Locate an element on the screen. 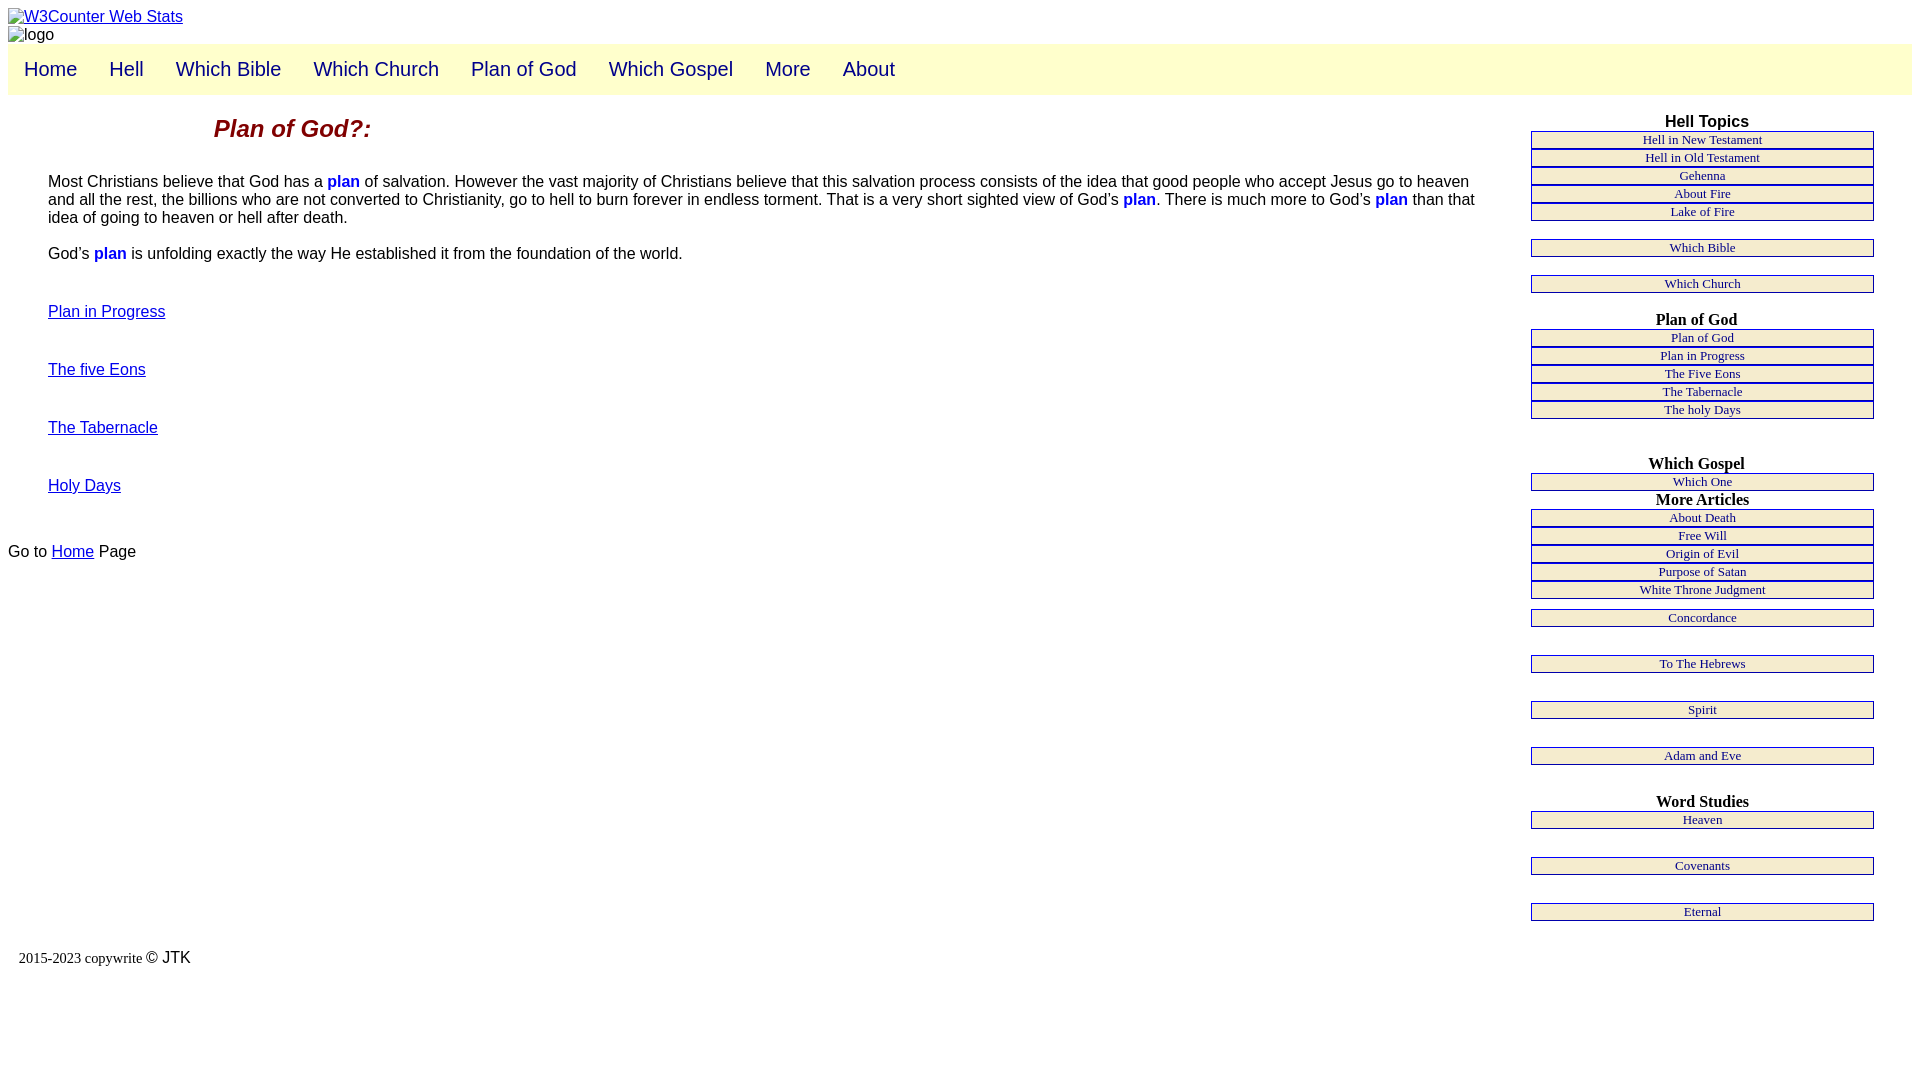  'The holy Days' is located at coordinates (1701, 408).